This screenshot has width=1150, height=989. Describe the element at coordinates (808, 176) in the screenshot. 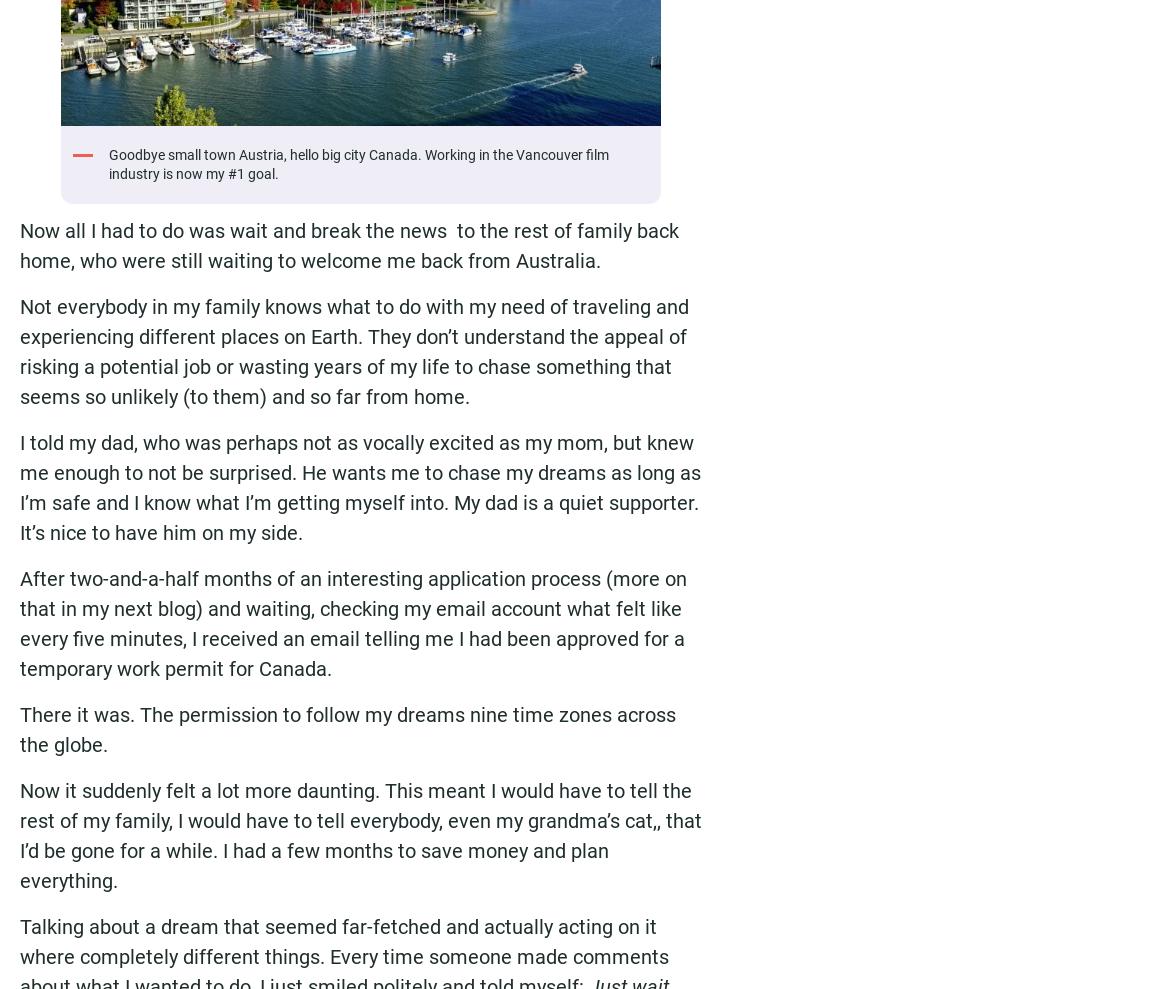

I see `'Become our Partner'` at that location.